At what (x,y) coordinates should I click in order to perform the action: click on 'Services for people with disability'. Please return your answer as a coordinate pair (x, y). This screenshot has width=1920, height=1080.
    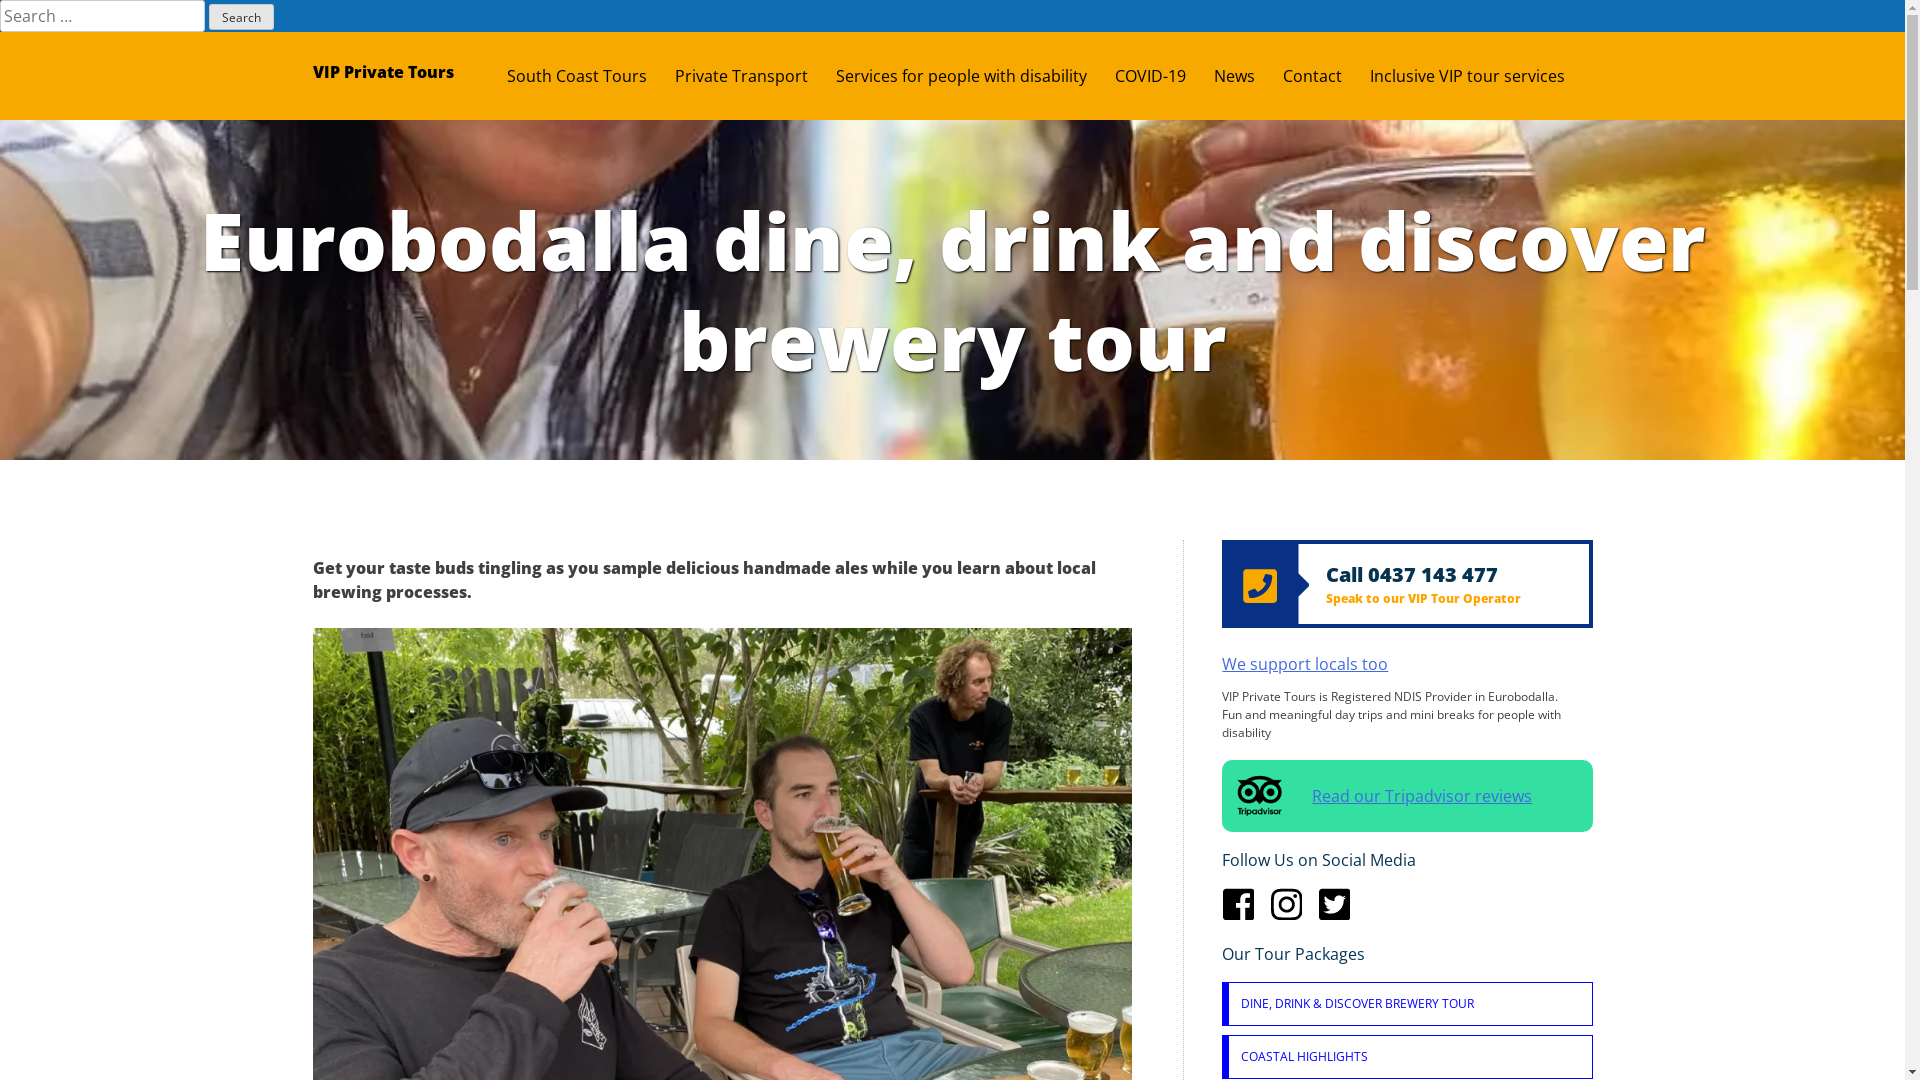
    Looking at the image, I should click on (975, 75).